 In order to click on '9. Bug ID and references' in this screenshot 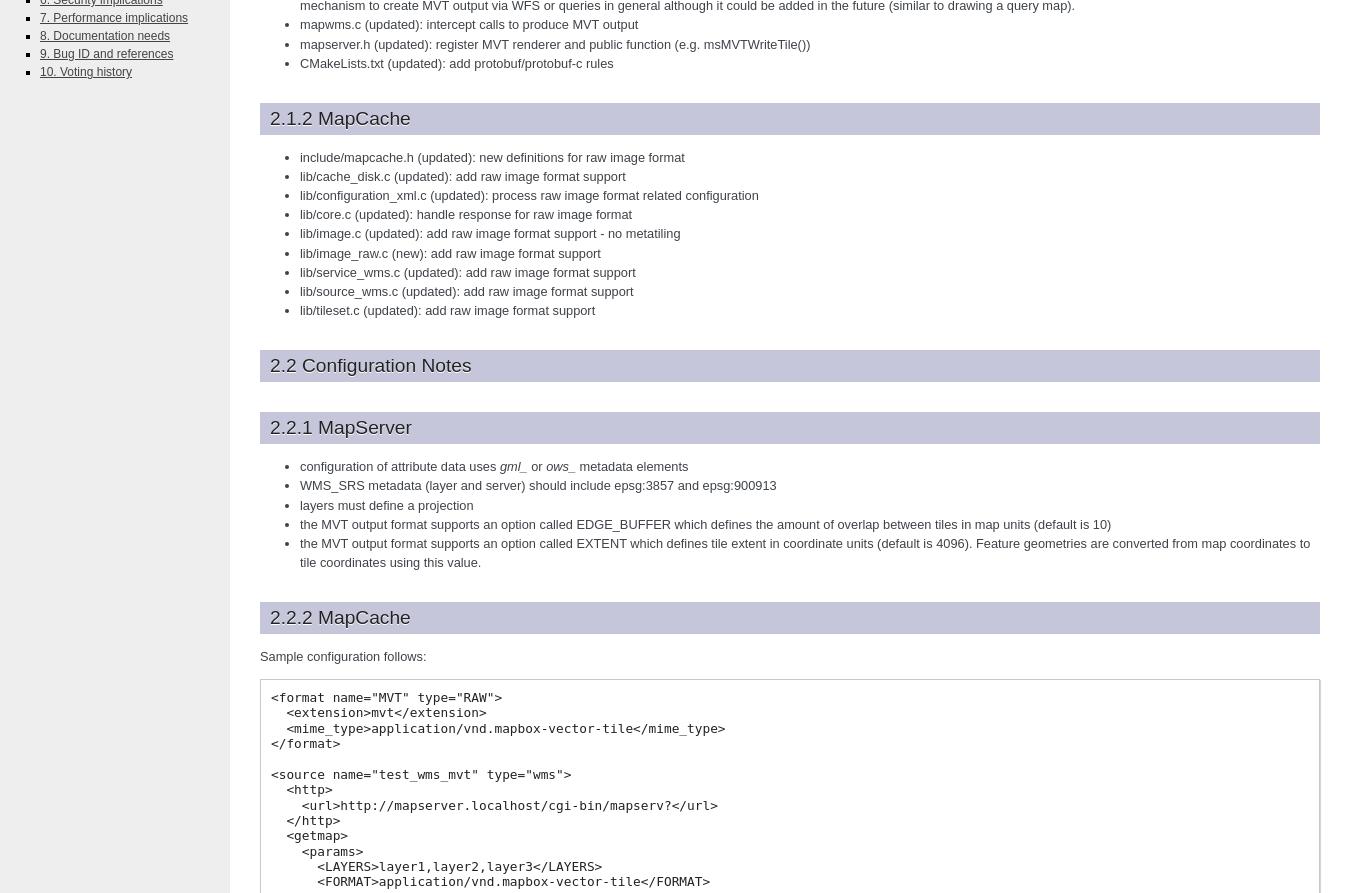, I will do `click(38, 54)`.